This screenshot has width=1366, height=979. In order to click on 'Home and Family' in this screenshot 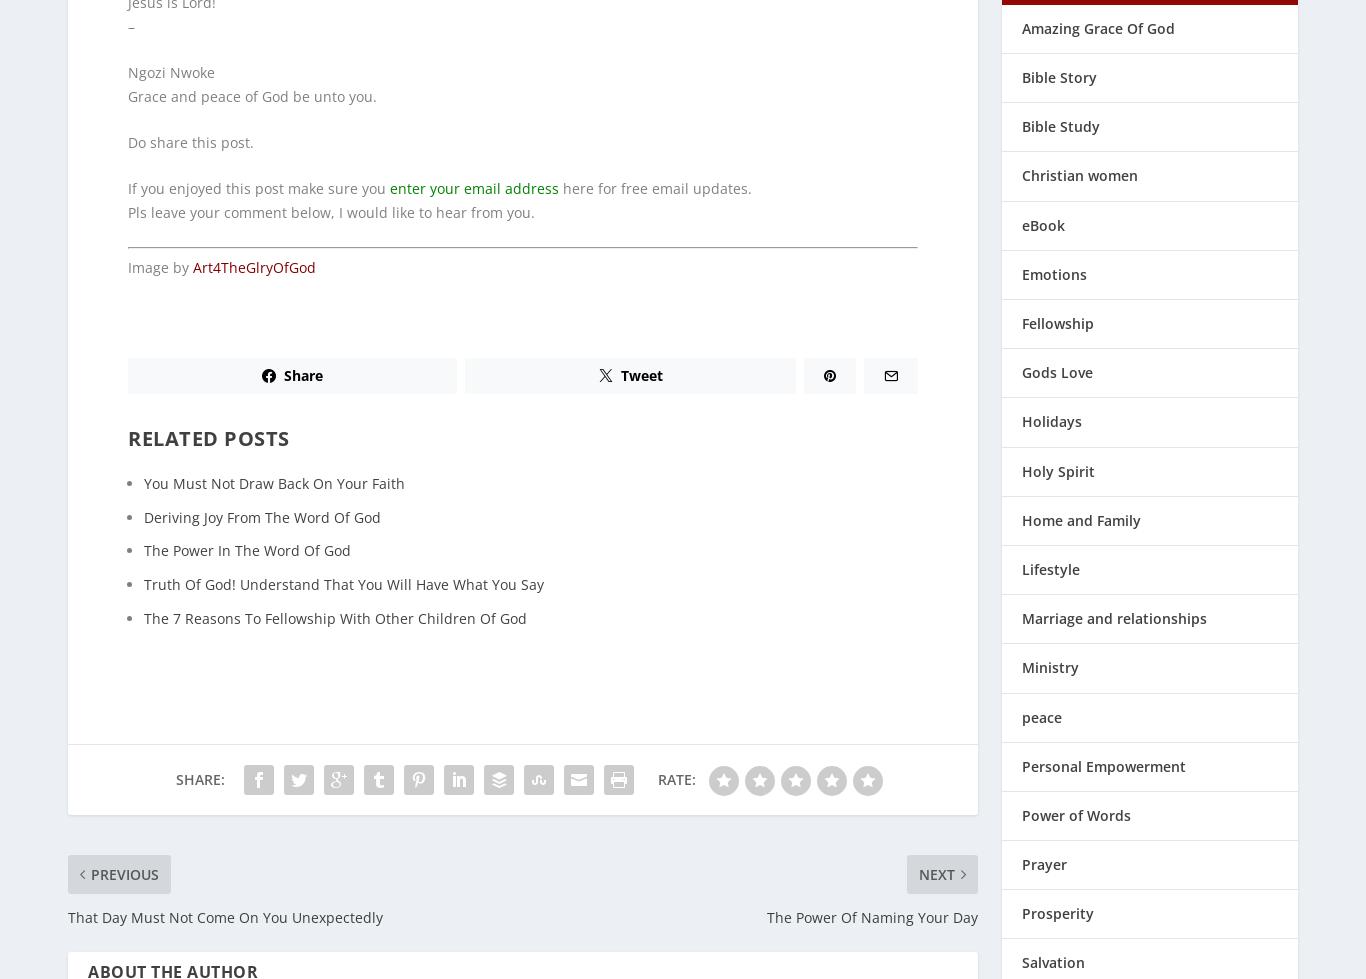, I will do `click(1080, 506)`.